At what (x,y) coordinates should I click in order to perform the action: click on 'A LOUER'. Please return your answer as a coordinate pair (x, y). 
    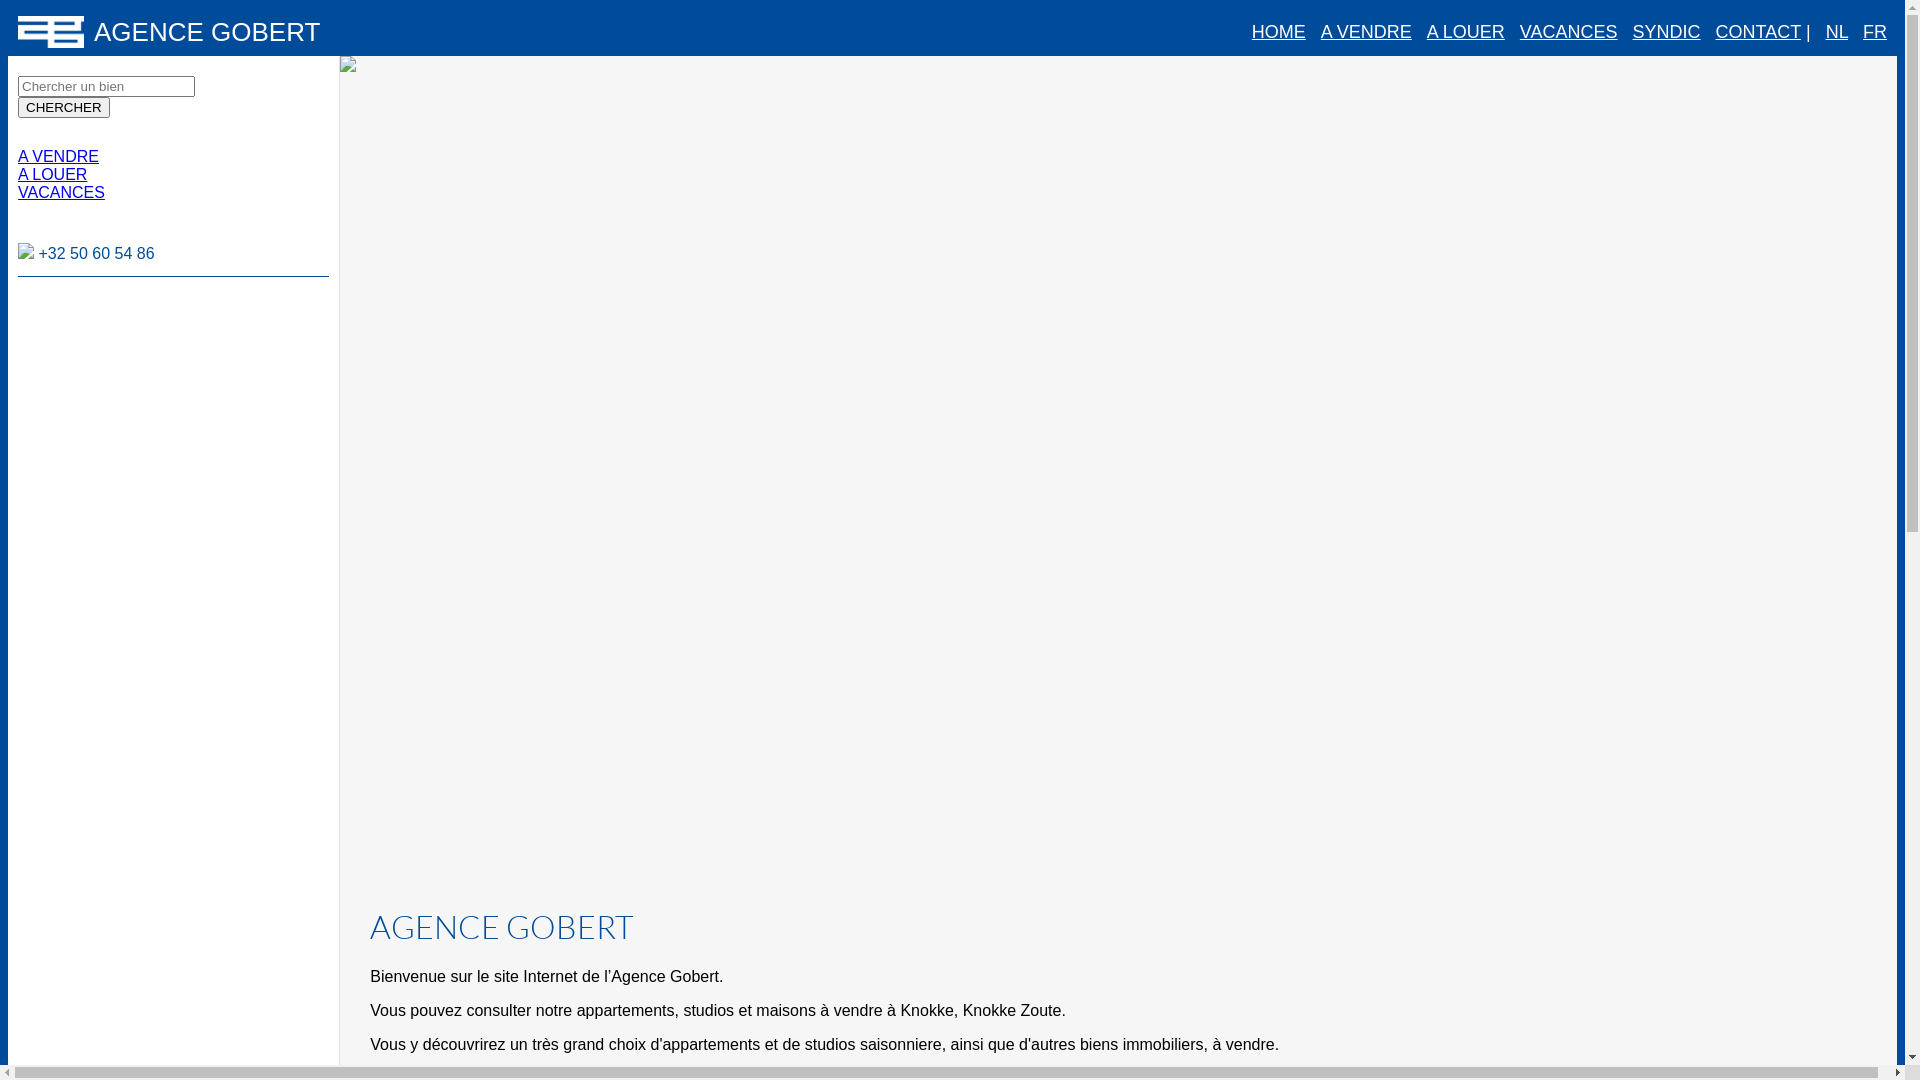
    Looking at the image, I should click on (1425, 31).